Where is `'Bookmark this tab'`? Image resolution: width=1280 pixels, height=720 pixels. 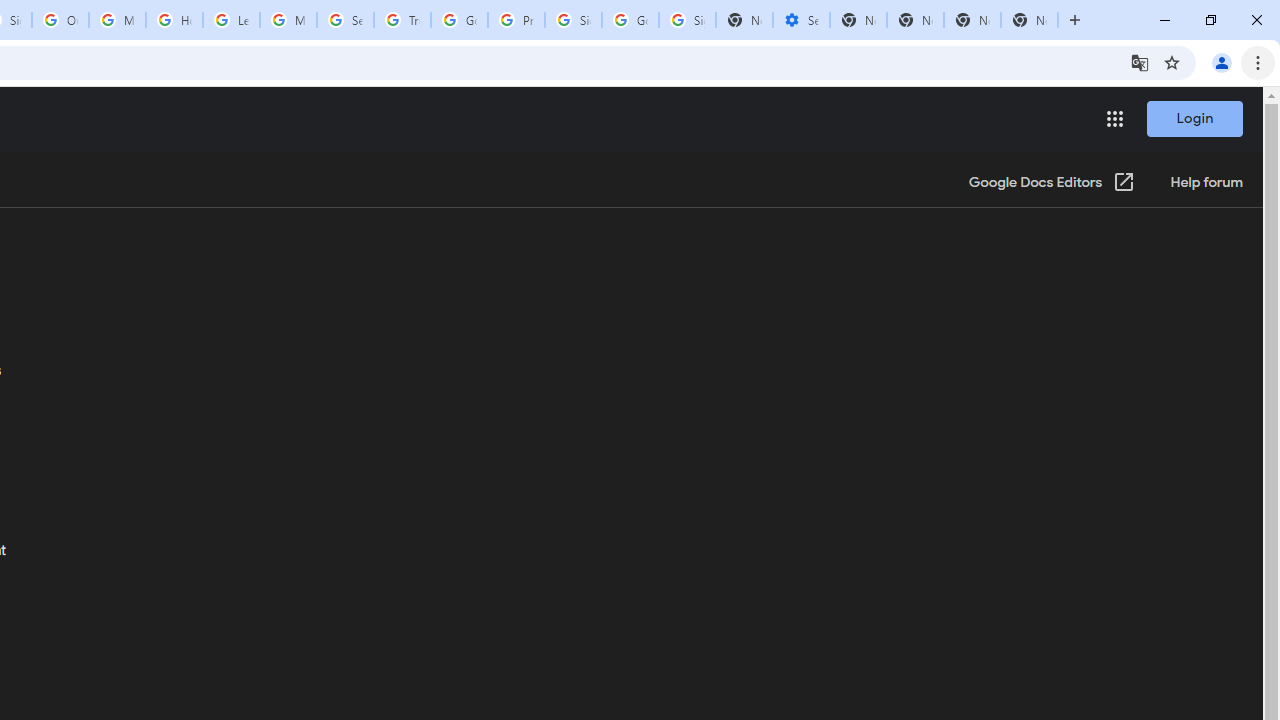 'Bookmark this tab' is located at coordinates (1171, 61).